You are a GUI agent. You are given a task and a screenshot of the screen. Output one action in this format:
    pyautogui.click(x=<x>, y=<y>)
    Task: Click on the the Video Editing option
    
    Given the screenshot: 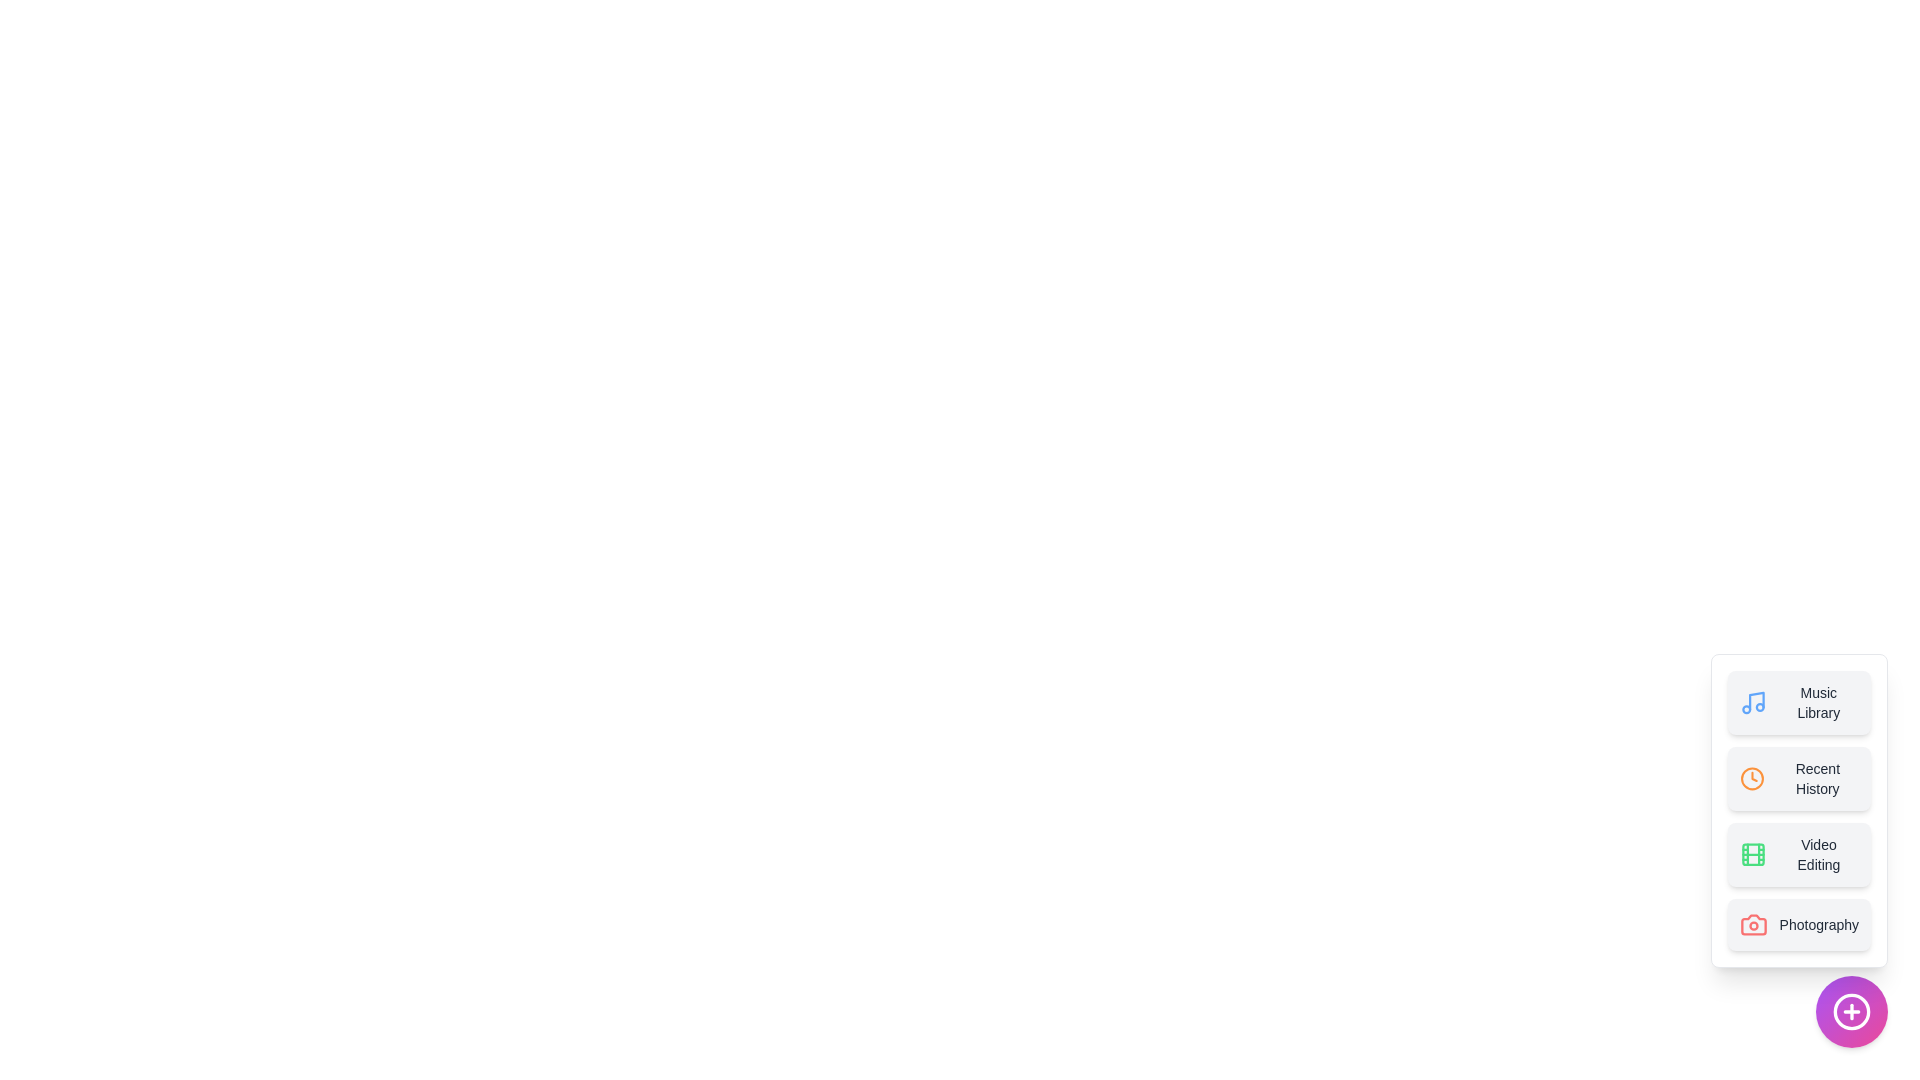 What is the action you would take?
    pyautogui.click(x=1799, y=855)
    